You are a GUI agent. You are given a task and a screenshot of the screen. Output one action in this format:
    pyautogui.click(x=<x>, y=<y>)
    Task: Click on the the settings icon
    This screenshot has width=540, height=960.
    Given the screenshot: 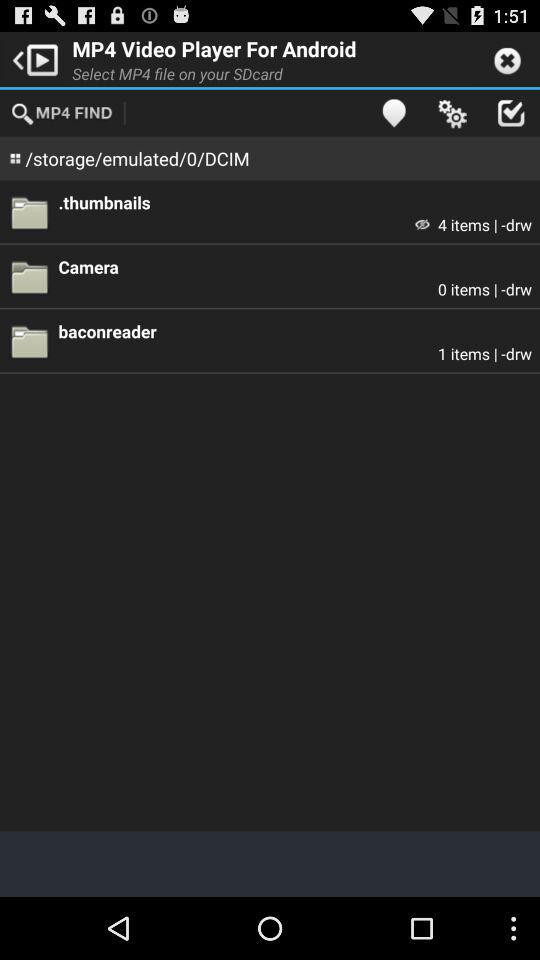 What is the action you would take?
    pyautogui.click(x=452, y=120)
    